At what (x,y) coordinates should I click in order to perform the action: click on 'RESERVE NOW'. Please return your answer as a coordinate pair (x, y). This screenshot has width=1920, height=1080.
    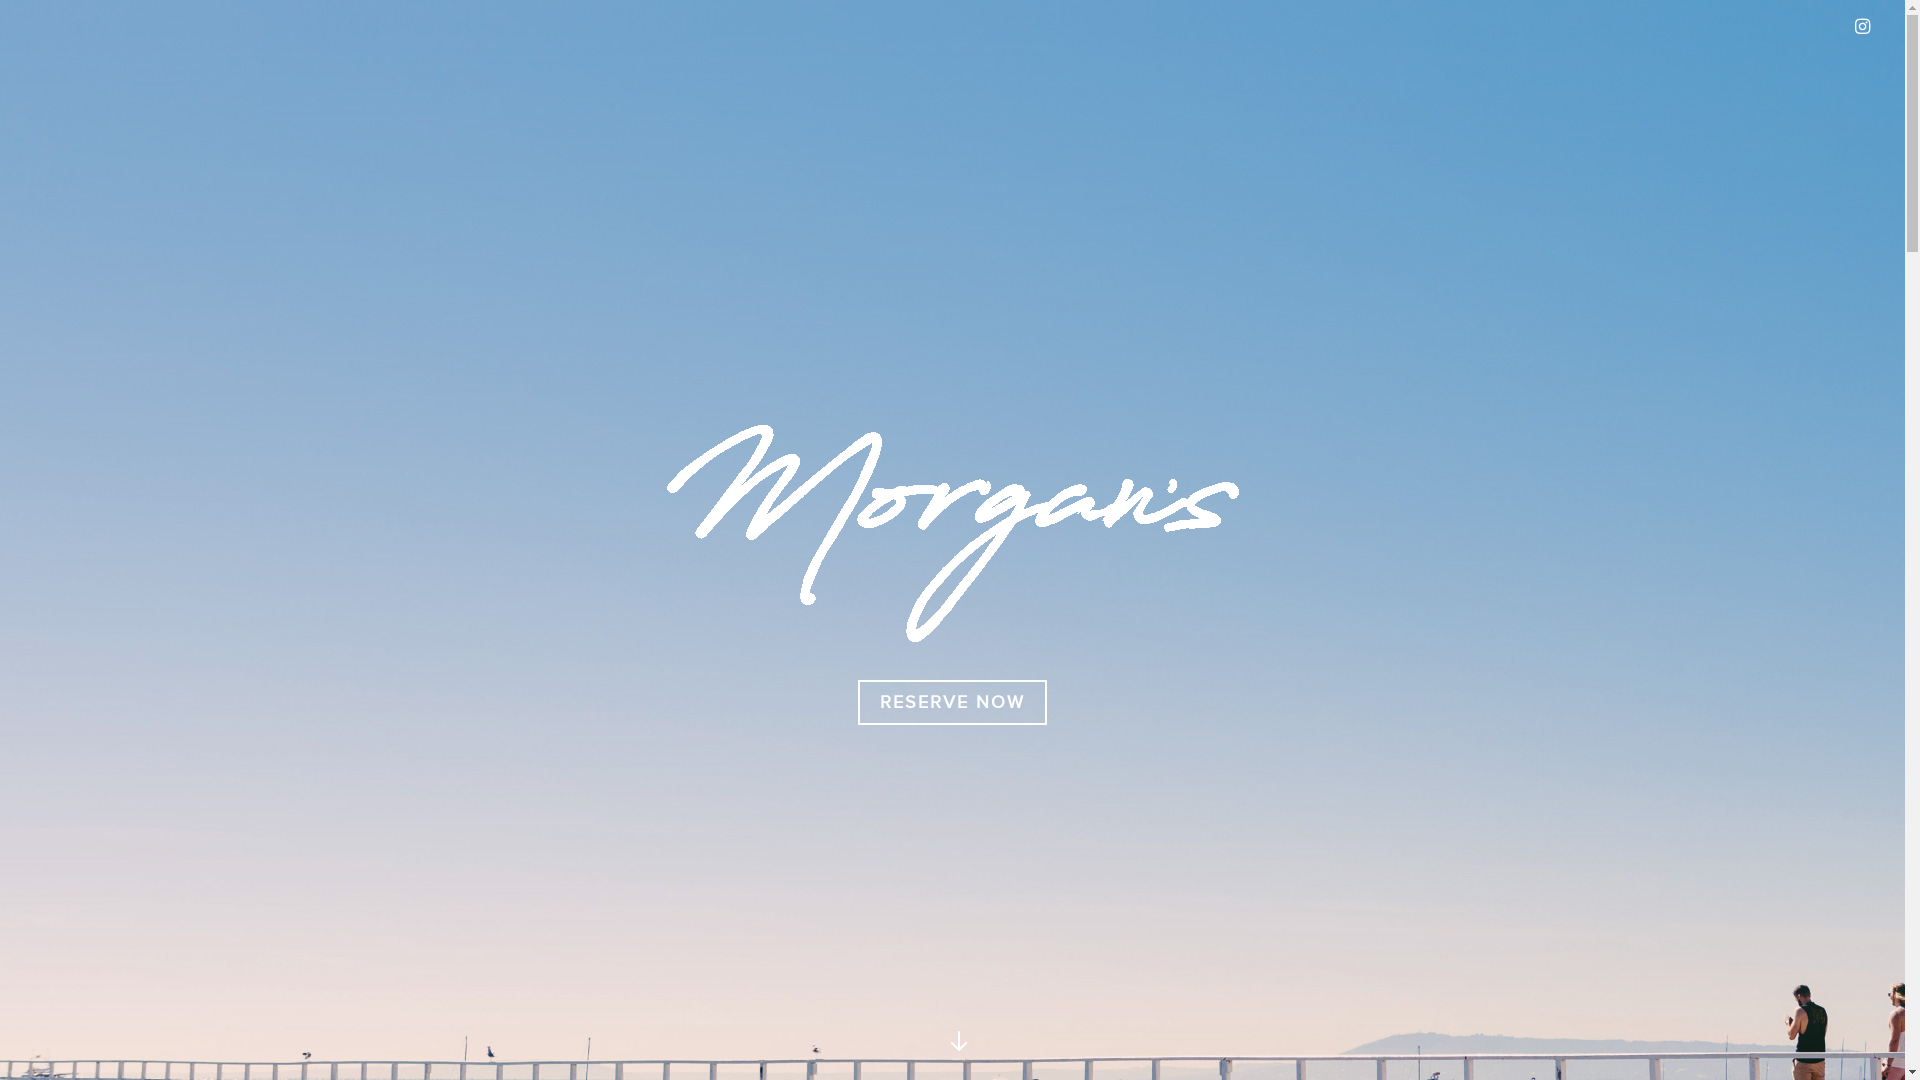
    Looking at the image, I should click on (951, 701).